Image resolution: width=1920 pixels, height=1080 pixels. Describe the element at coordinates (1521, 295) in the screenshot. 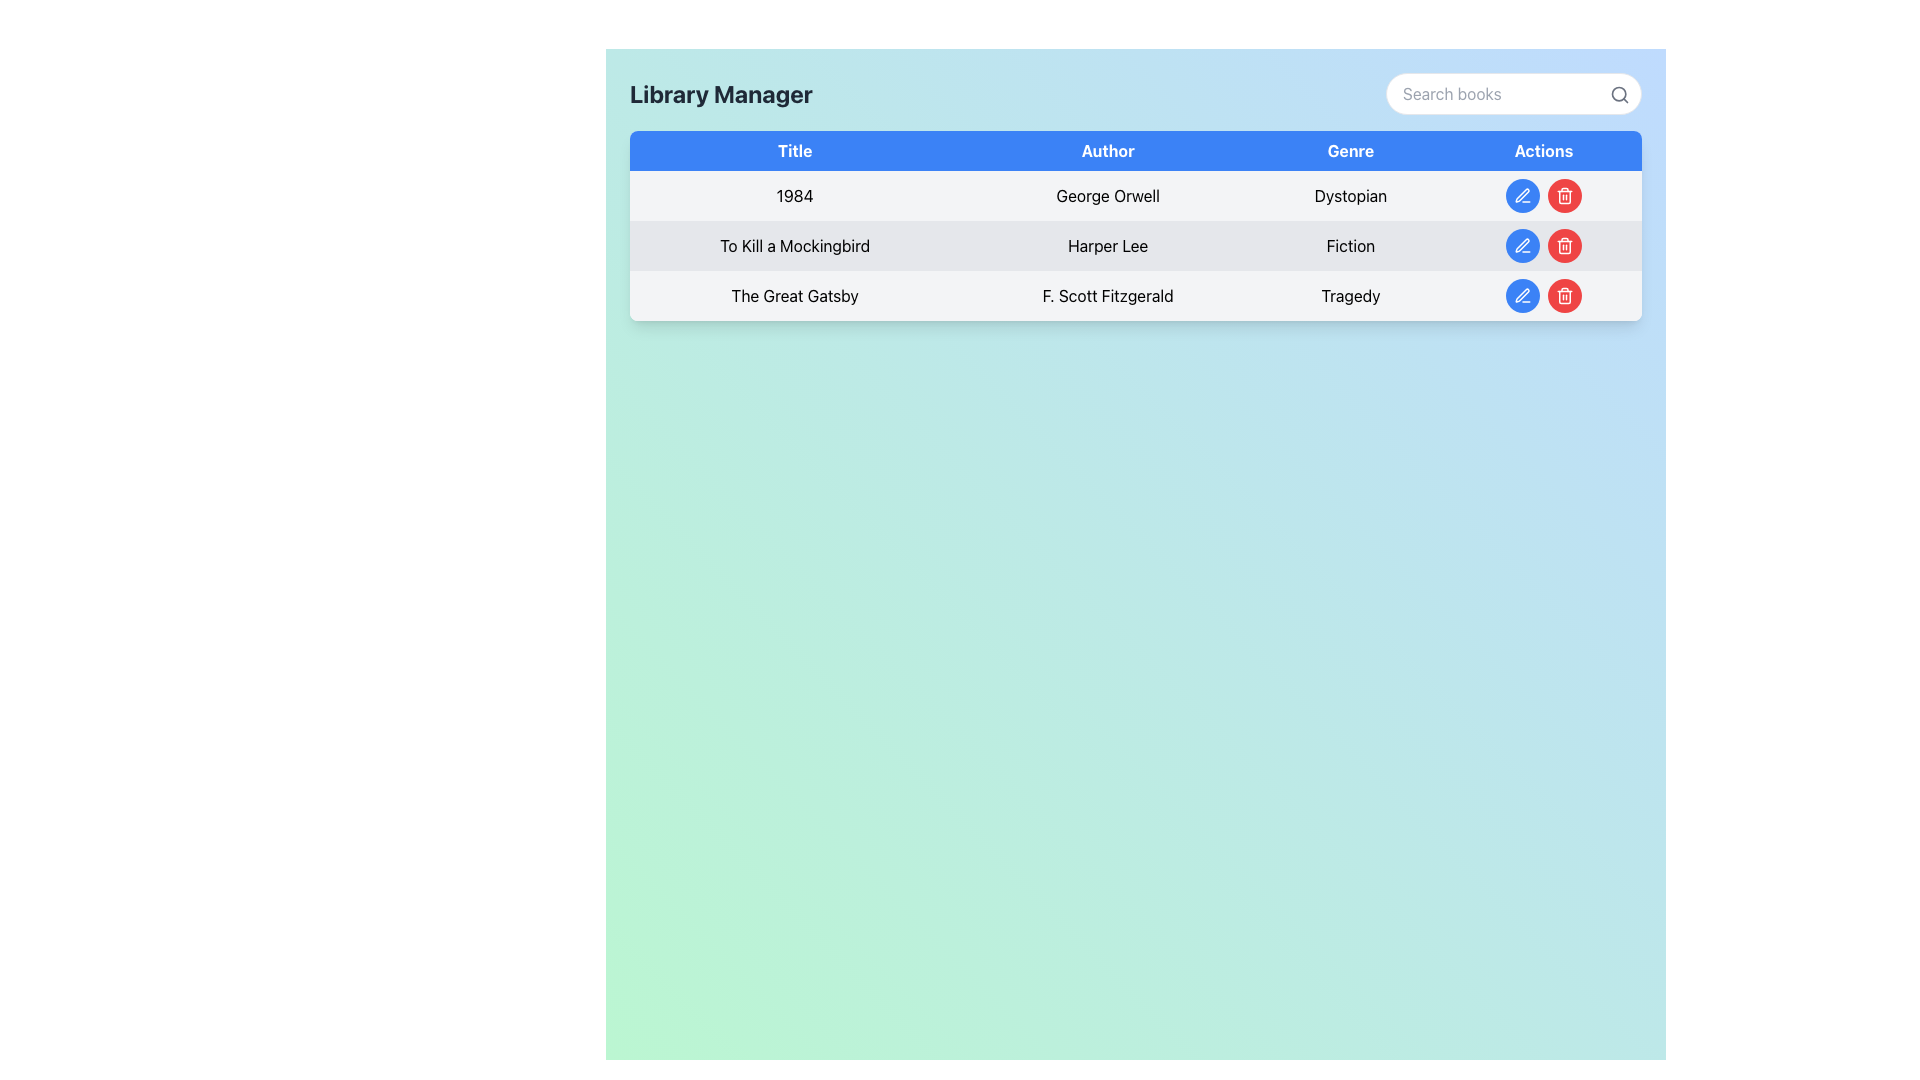

I see `the edit icon located in the 'Actions' column of the 'Library Manager' table, specifically next to the 'The Great Gatsby' entry` at that location.